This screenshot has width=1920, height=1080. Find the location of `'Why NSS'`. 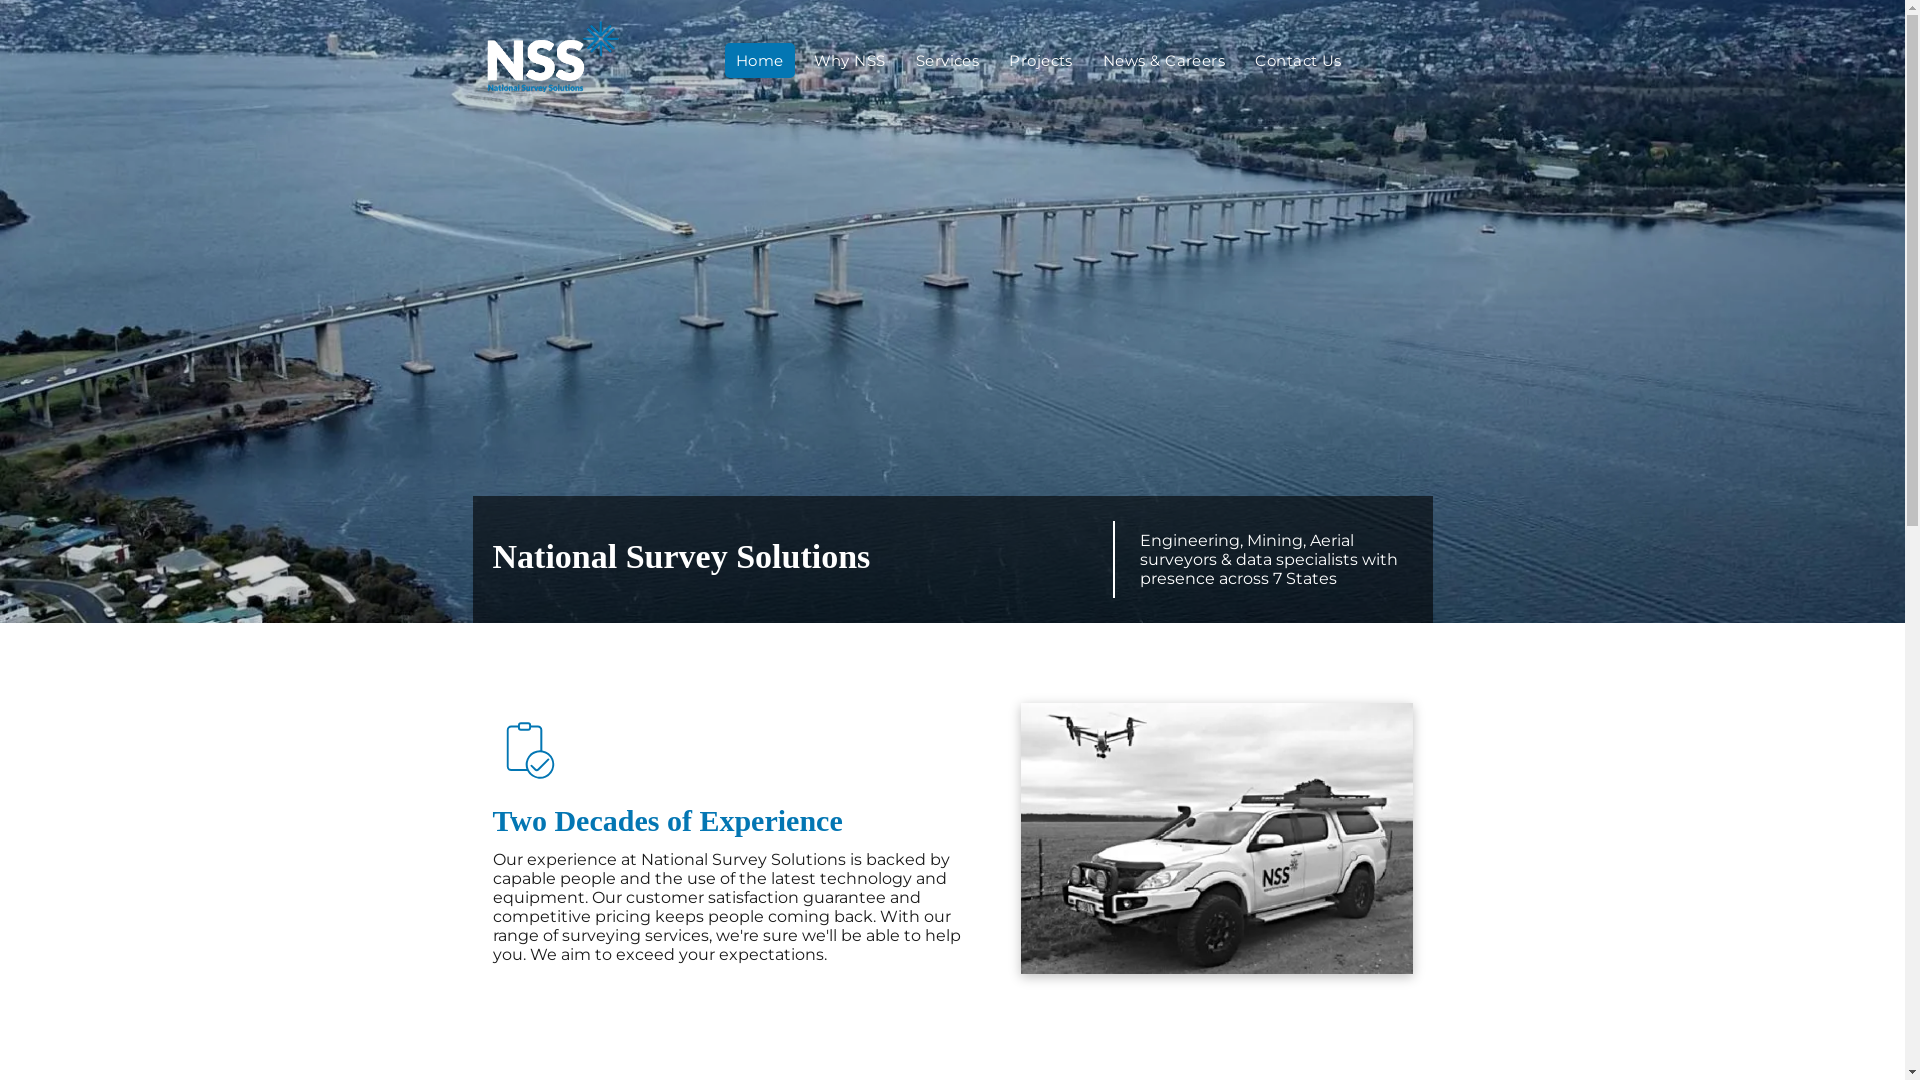

'Why NSS' is located at coordinates (849, 59).